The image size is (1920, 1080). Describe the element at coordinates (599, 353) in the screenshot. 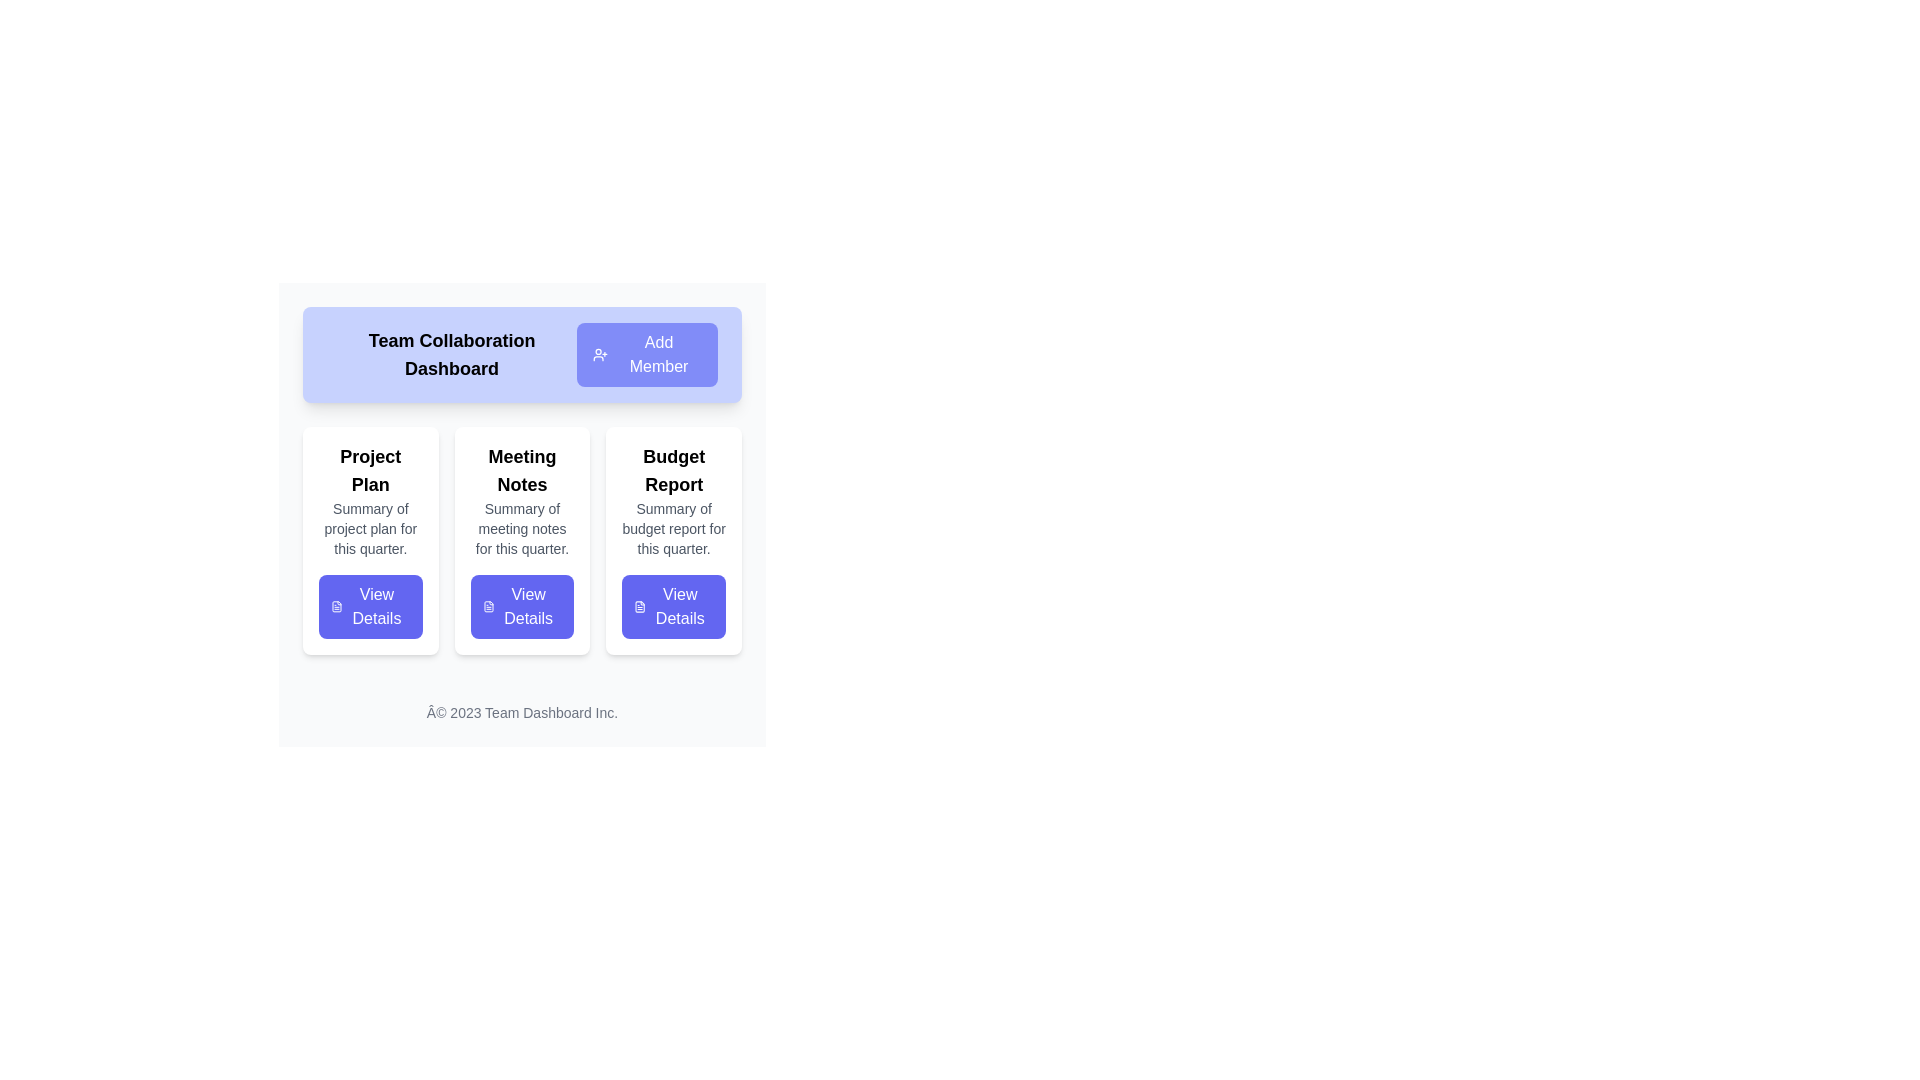

I see `the 'Add Member' icon located within the 'Add Member' button at the top-right of the 'Team Collaboration Dashboard'` at that location.